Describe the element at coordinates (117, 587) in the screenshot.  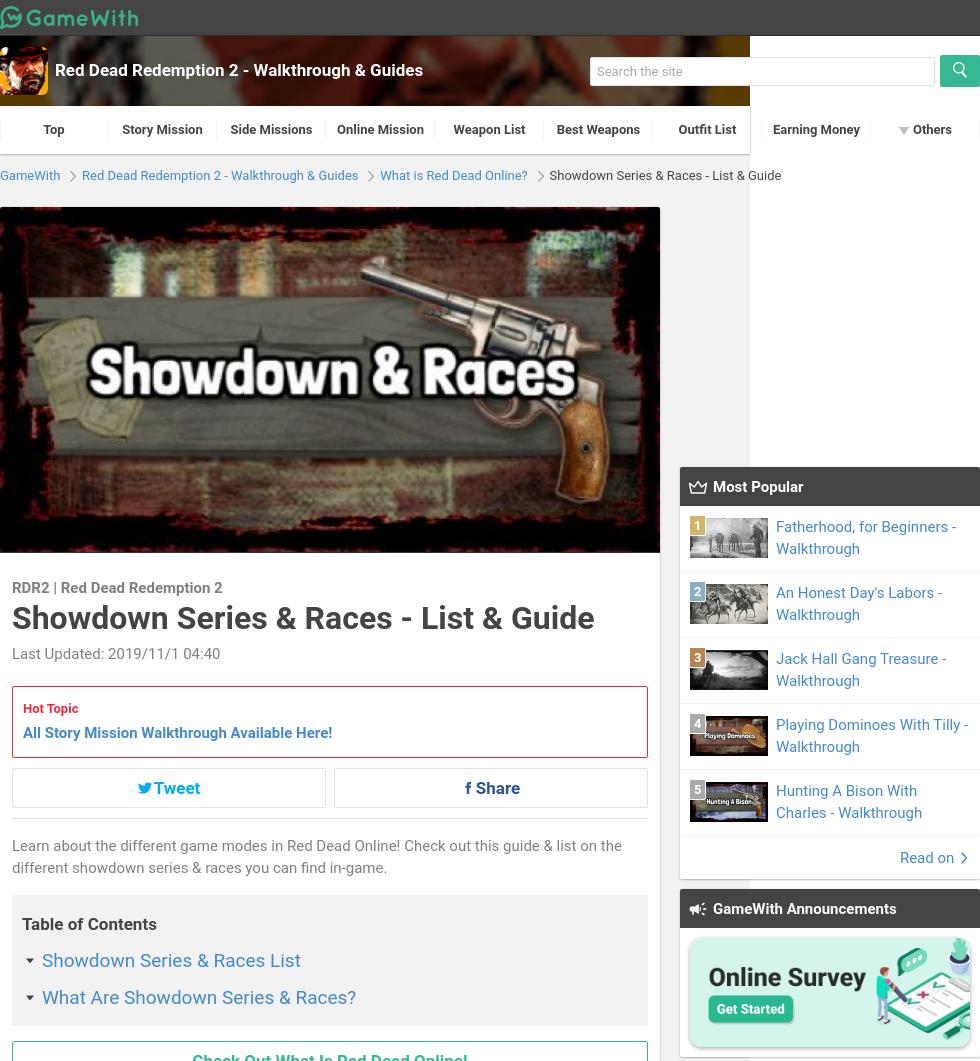
I see `'RDR2 | Red Dead Redemption 2'` at that location.